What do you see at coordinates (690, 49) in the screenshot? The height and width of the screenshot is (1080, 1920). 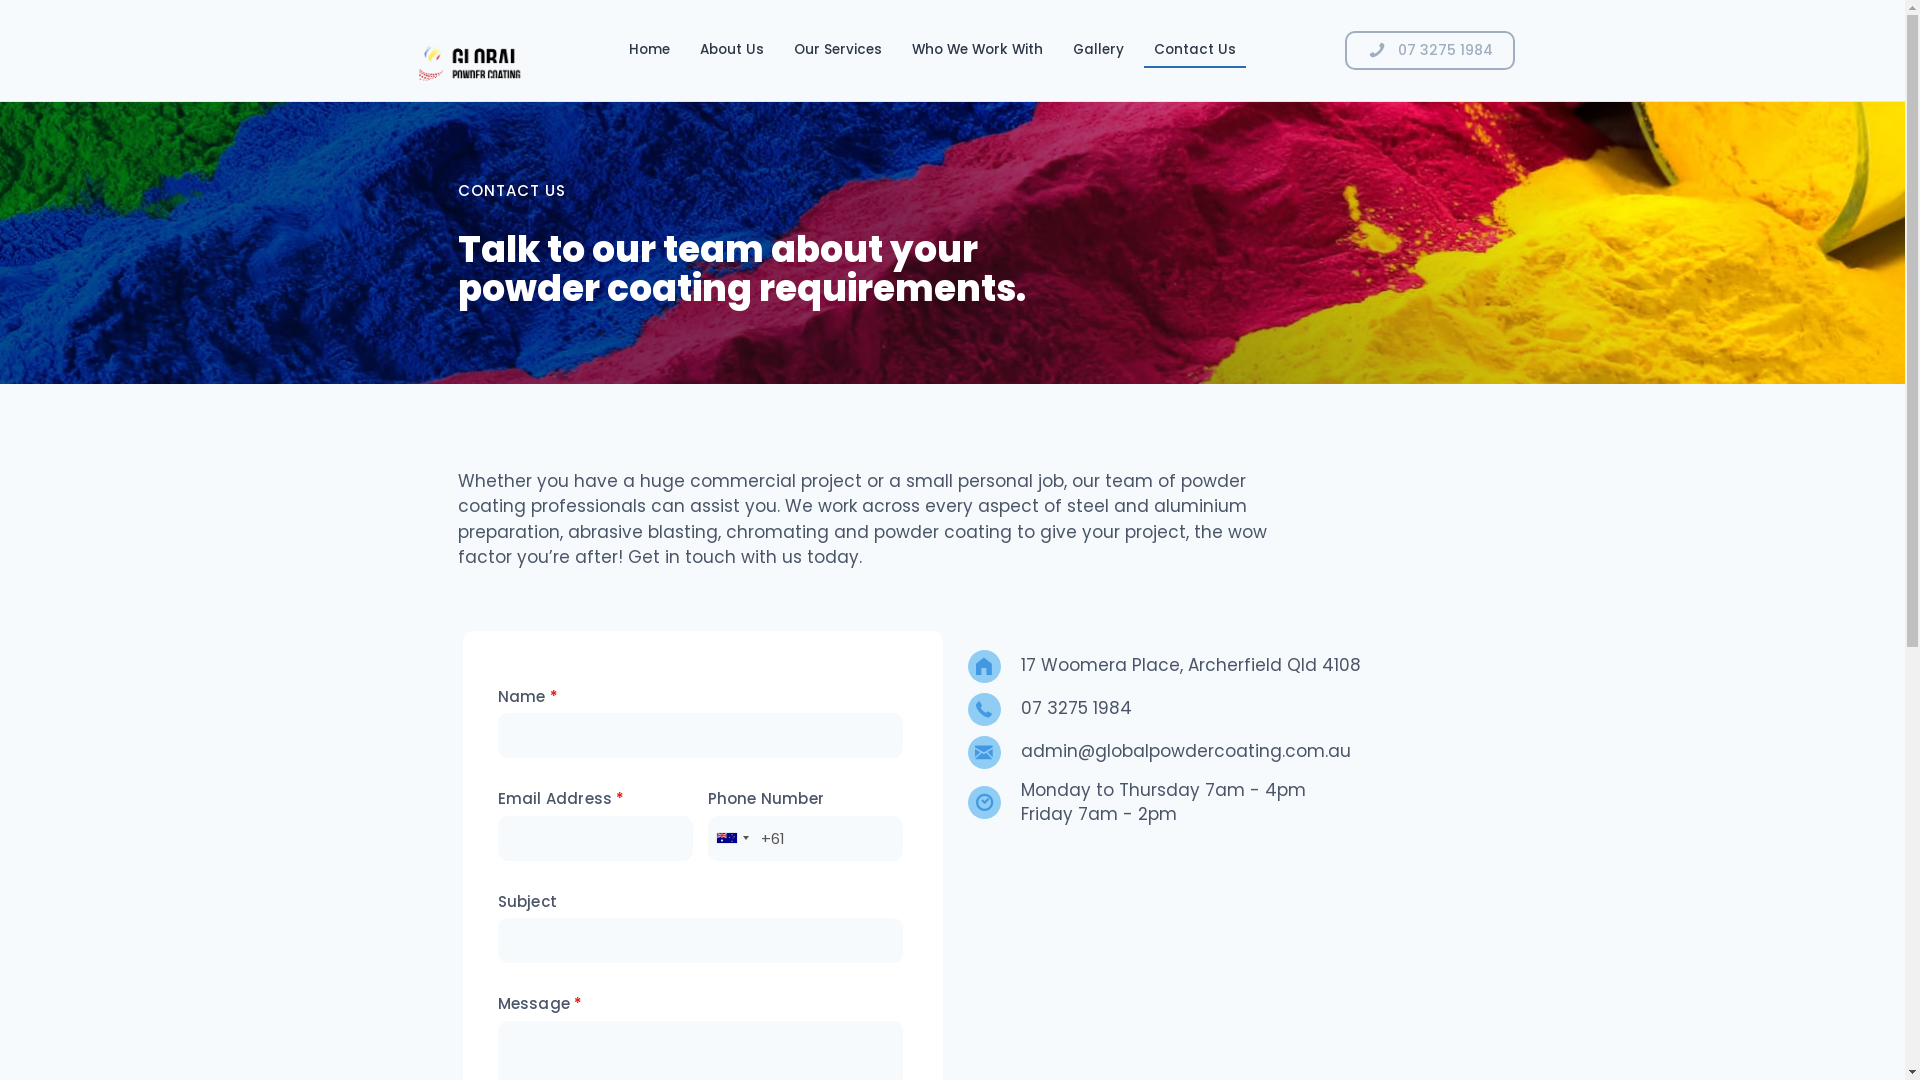 I see `'About Us'` at bounding box center [690, 49].